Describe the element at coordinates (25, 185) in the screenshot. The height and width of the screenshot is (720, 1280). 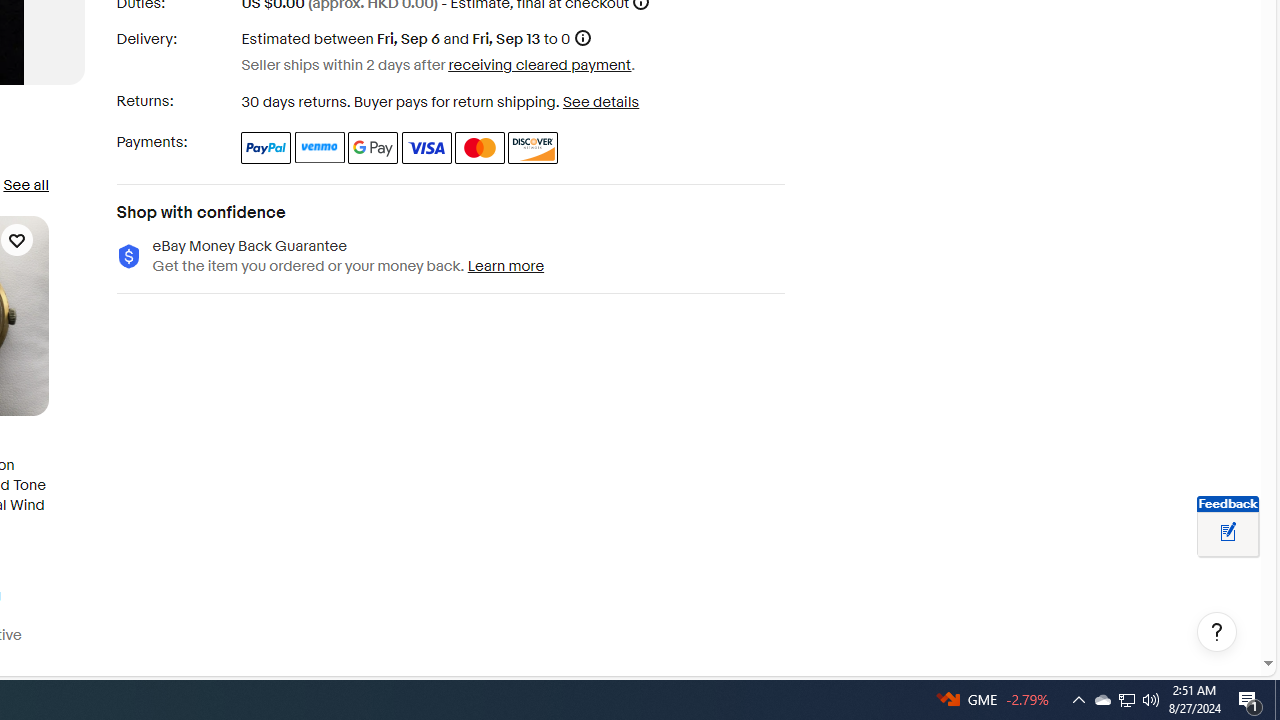
I see `'See all'` at that location.